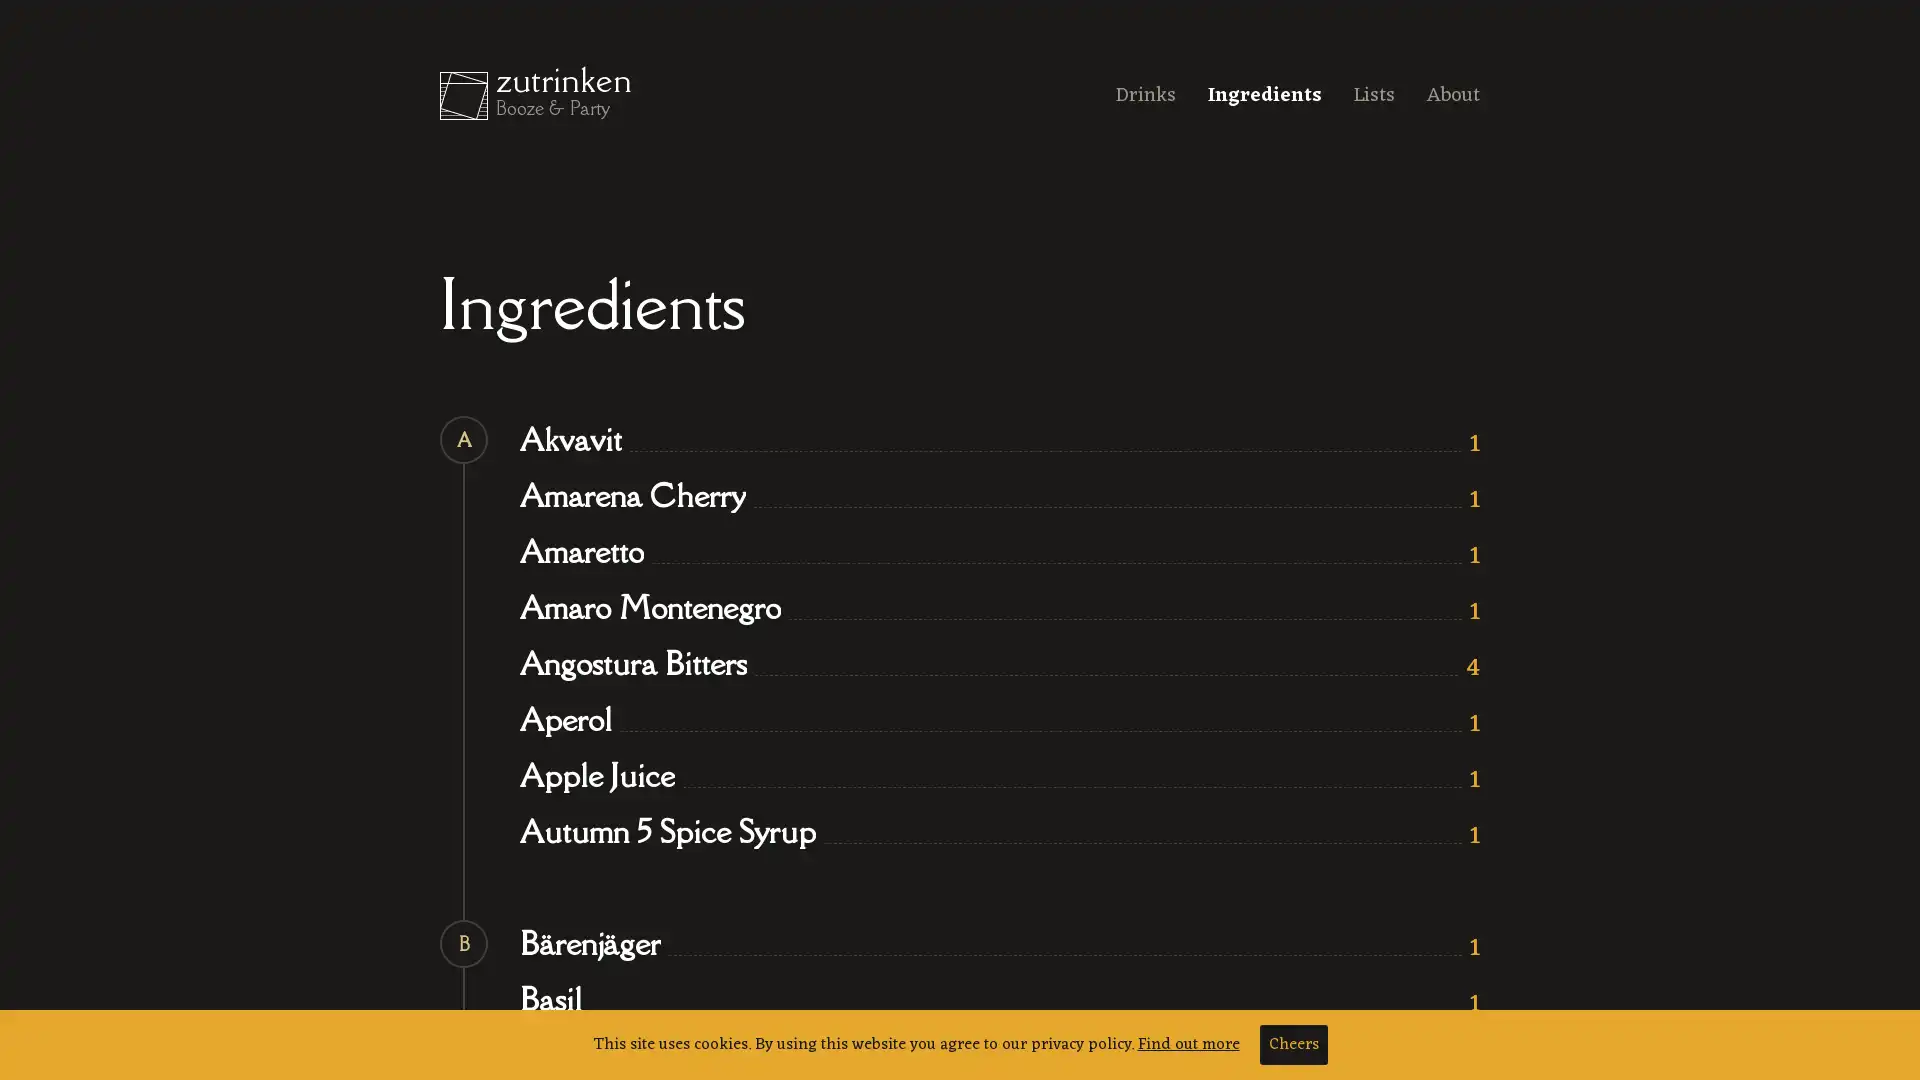  What do you see at coordinates (1292, 1044) in the screenshot?
I see `Cheers` at bounding box center [1292, 1044].